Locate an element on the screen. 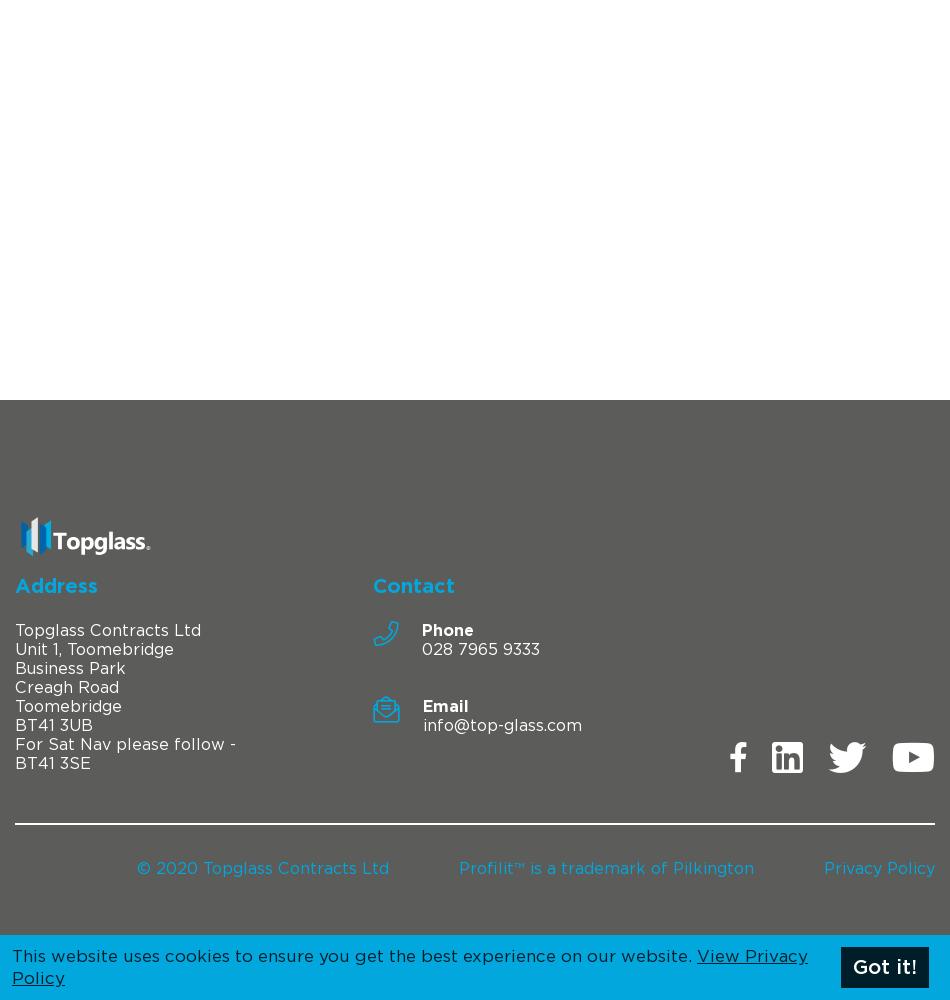 The height and width of the screenshot is (1000, 950). 'Email' is located at coordinates (443, 705).